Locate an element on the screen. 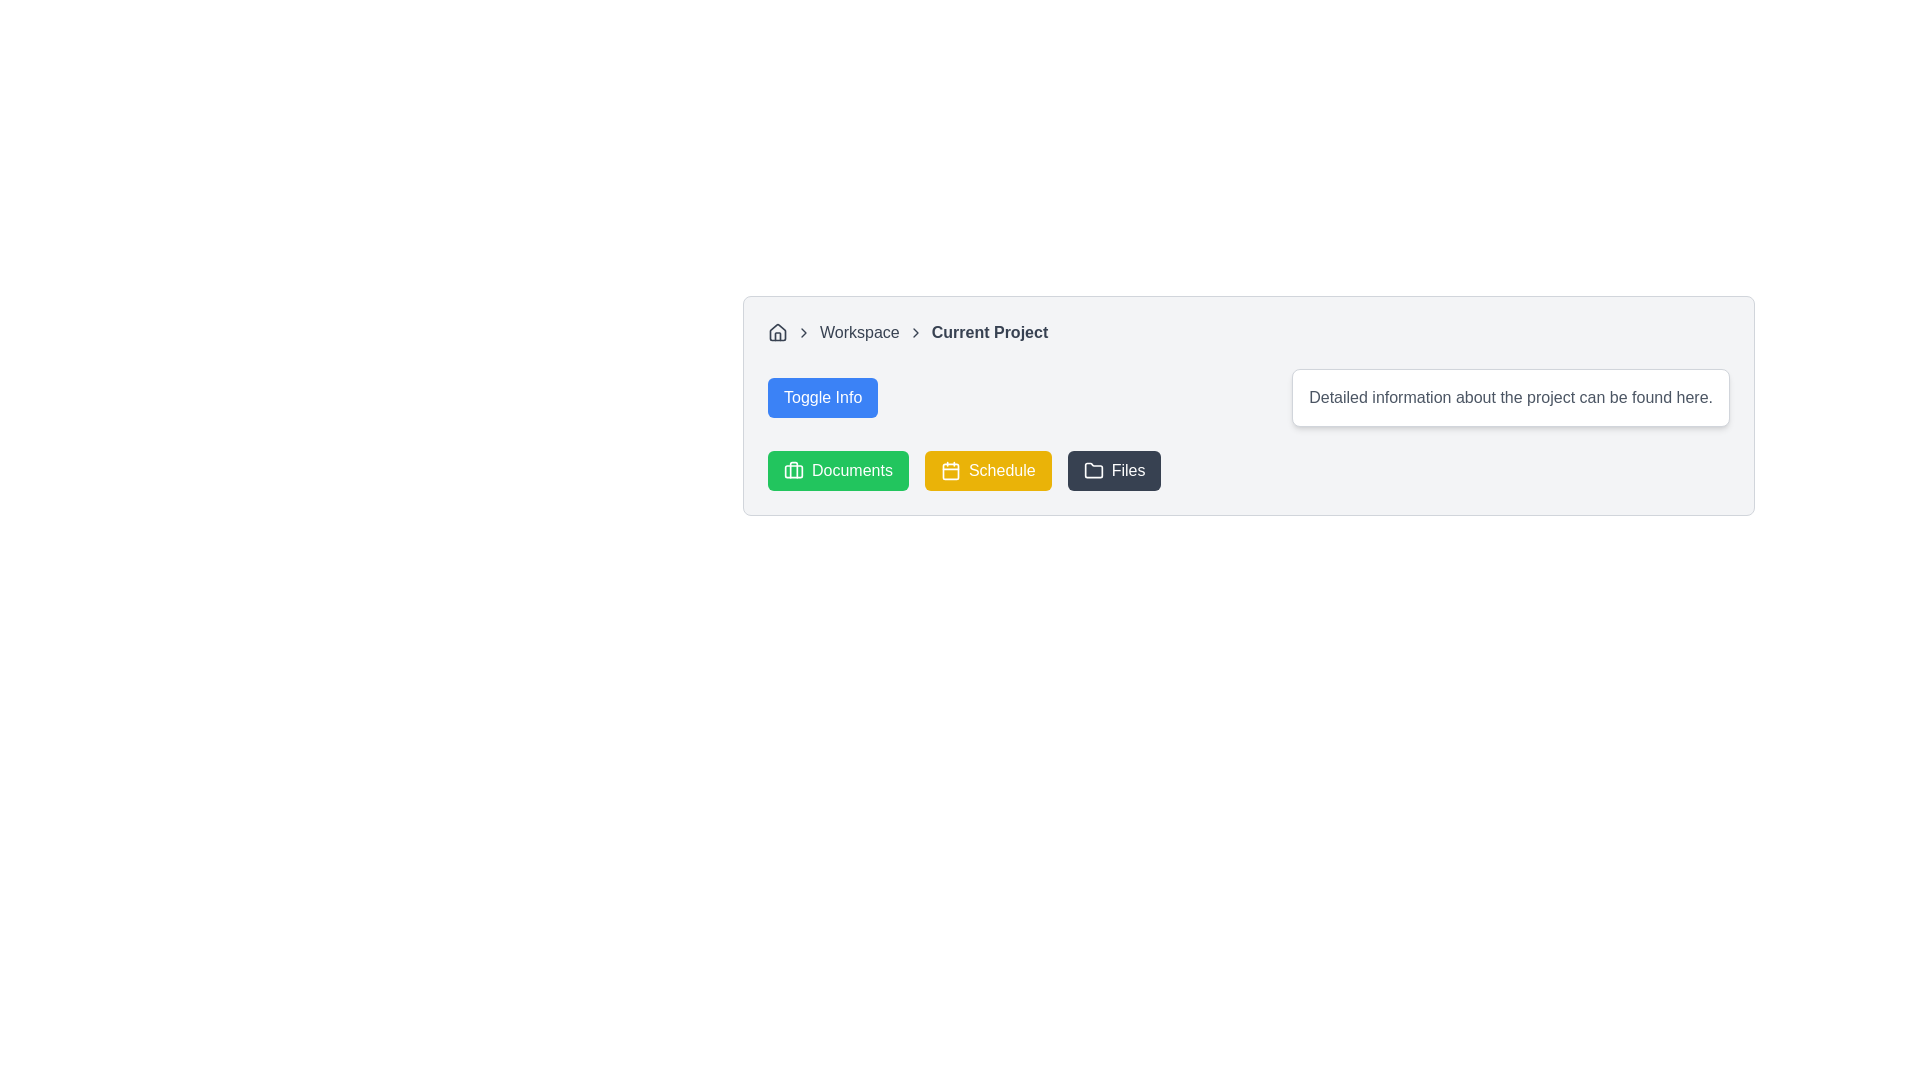  the 'Files' button, which is the third button in a horizontal sequence following 'Documents' and 'Schedule' is located at coordinates (1112, 470).